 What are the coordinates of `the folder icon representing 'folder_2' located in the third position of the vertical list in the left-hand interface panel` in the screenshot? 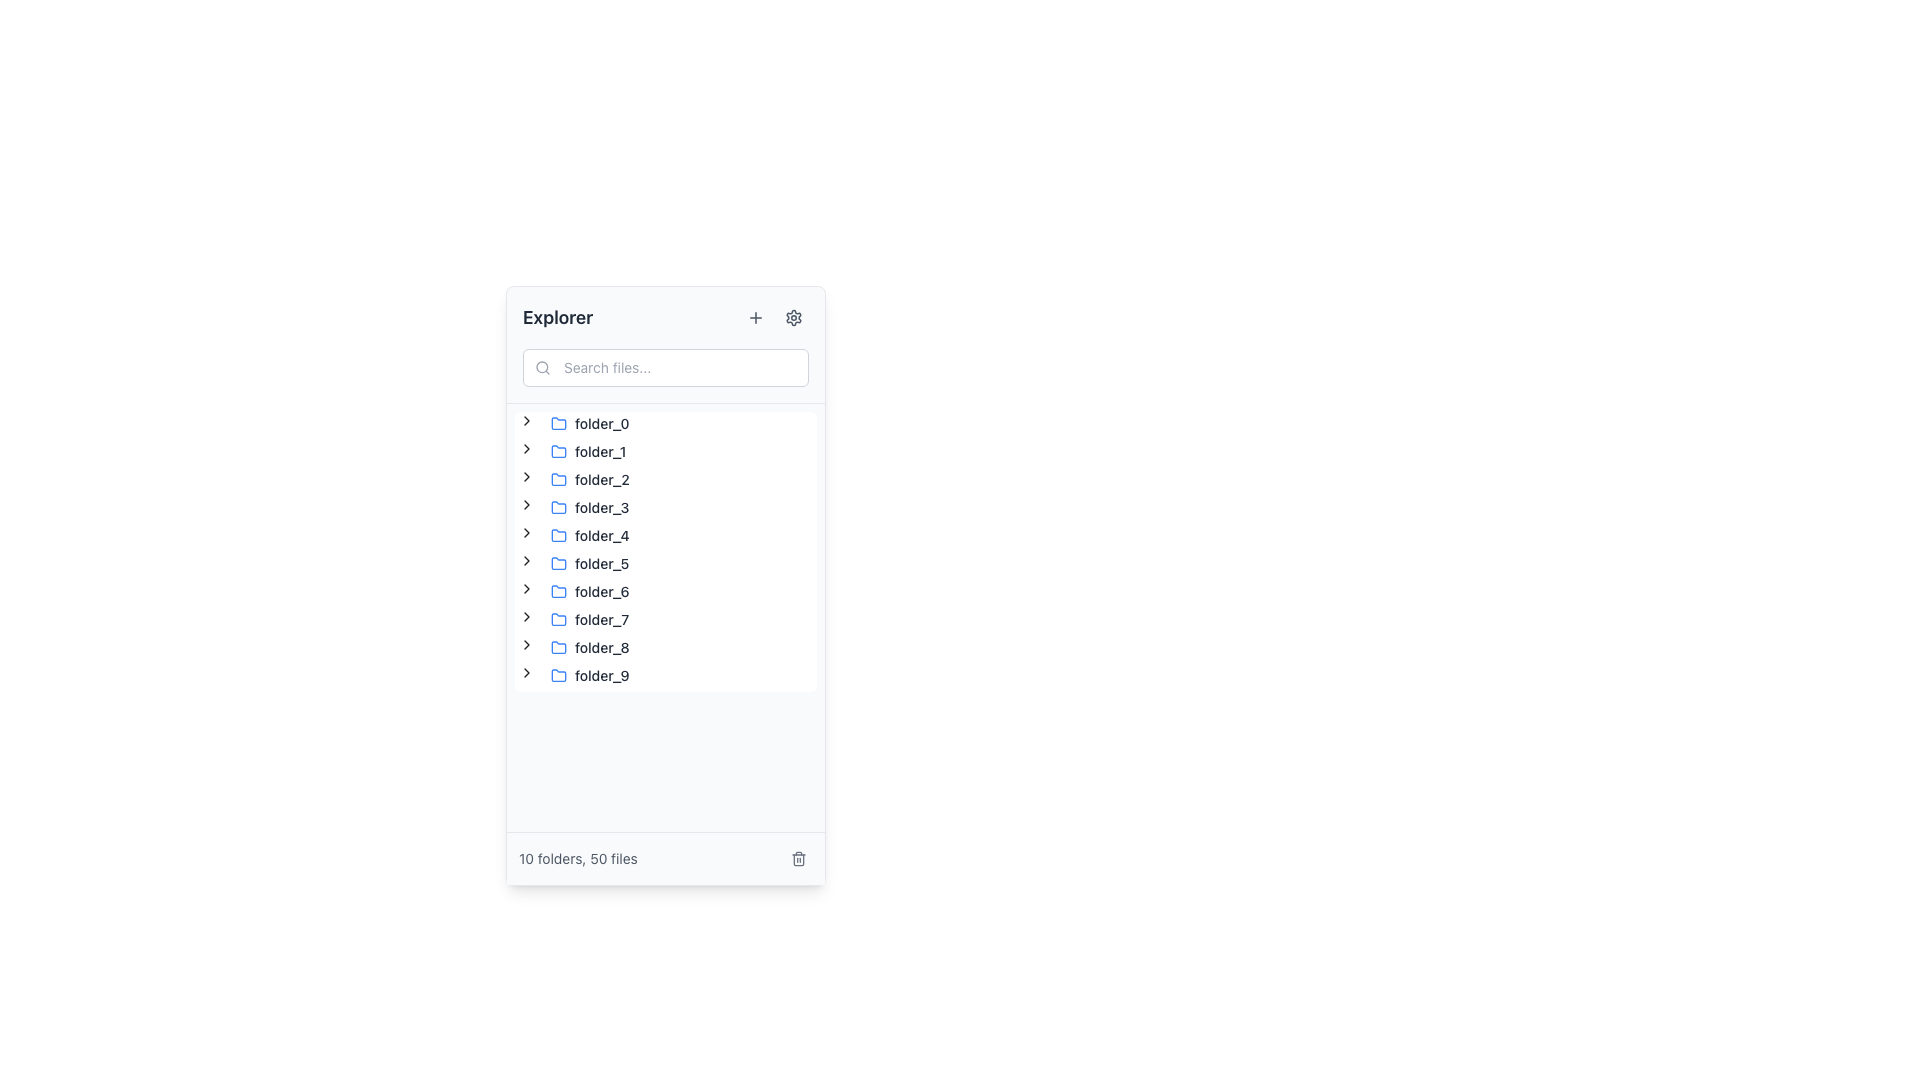 It's located at (558, 478).